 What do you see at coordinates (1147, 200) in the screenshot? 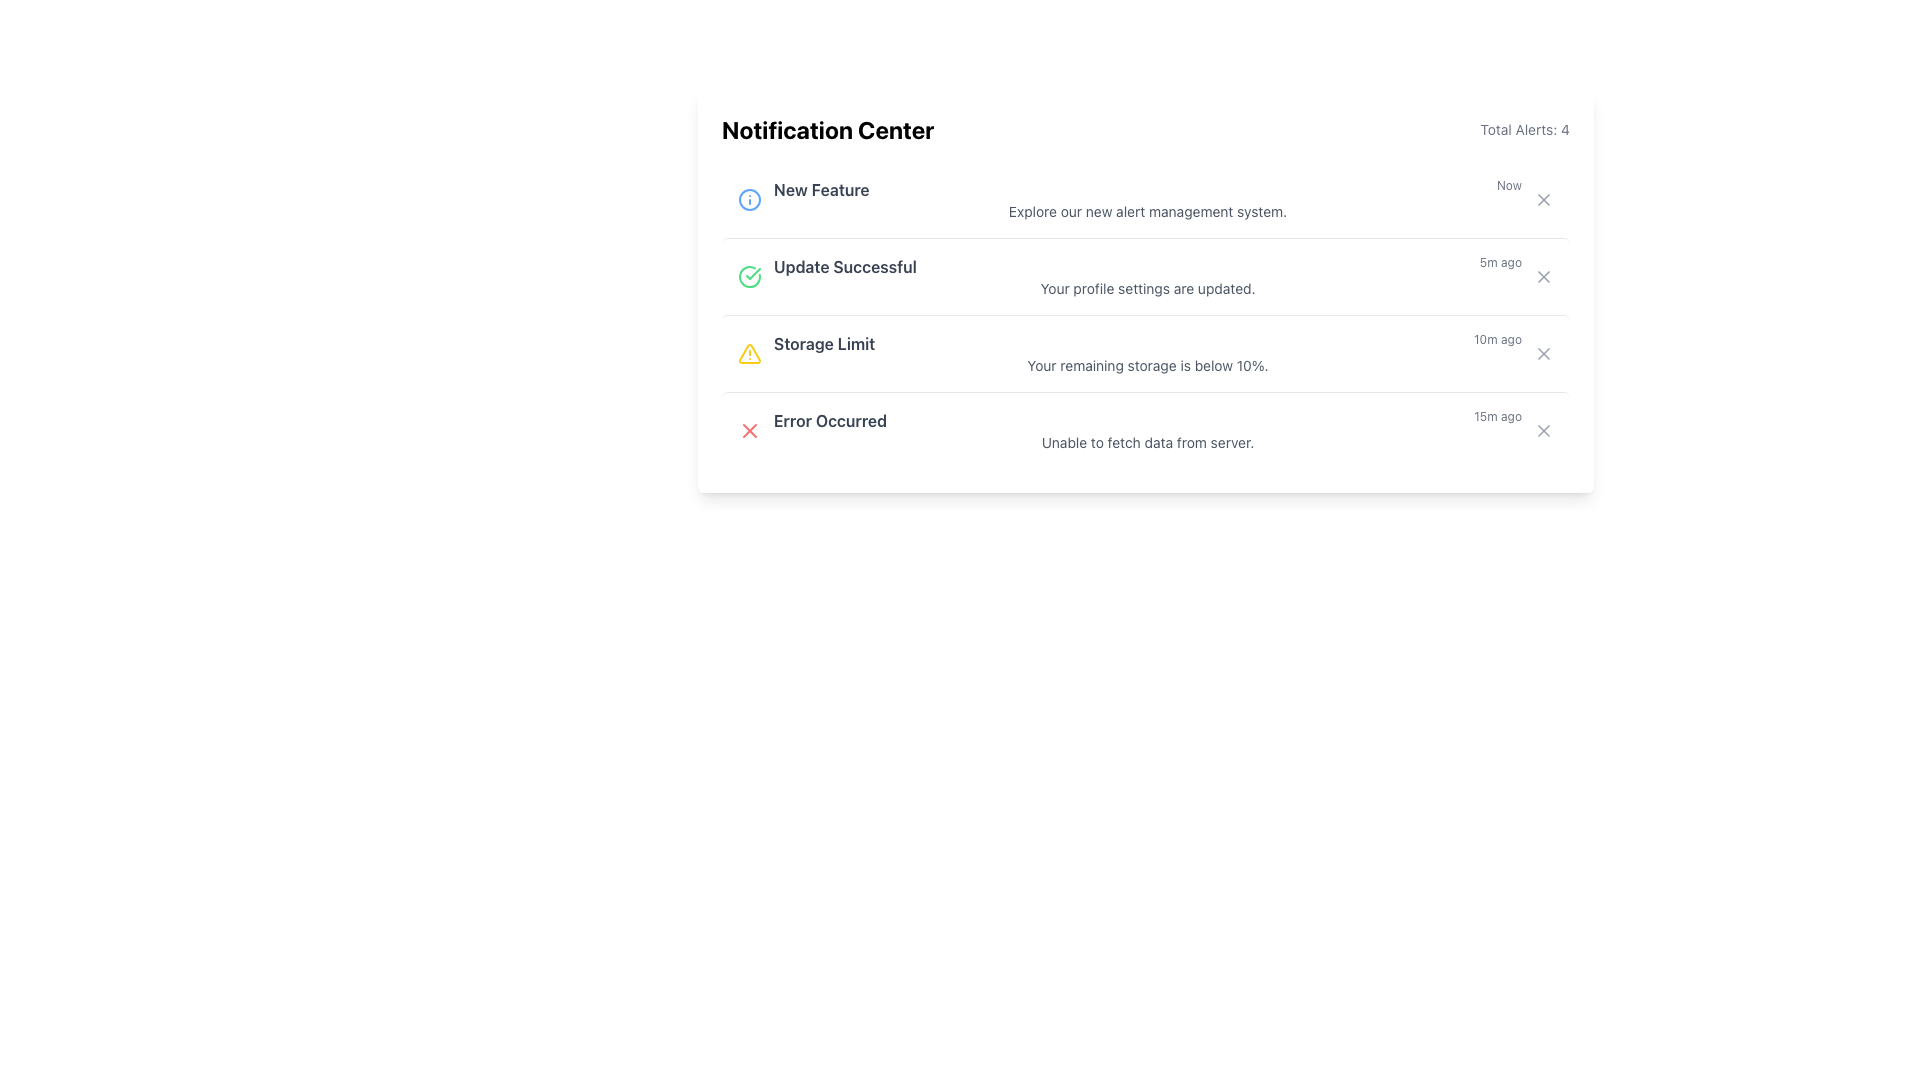
I see `the informational alert notifying the user of a new feature, which includes the message 'New Feature' and its description` at bounding box center [1147, 200].